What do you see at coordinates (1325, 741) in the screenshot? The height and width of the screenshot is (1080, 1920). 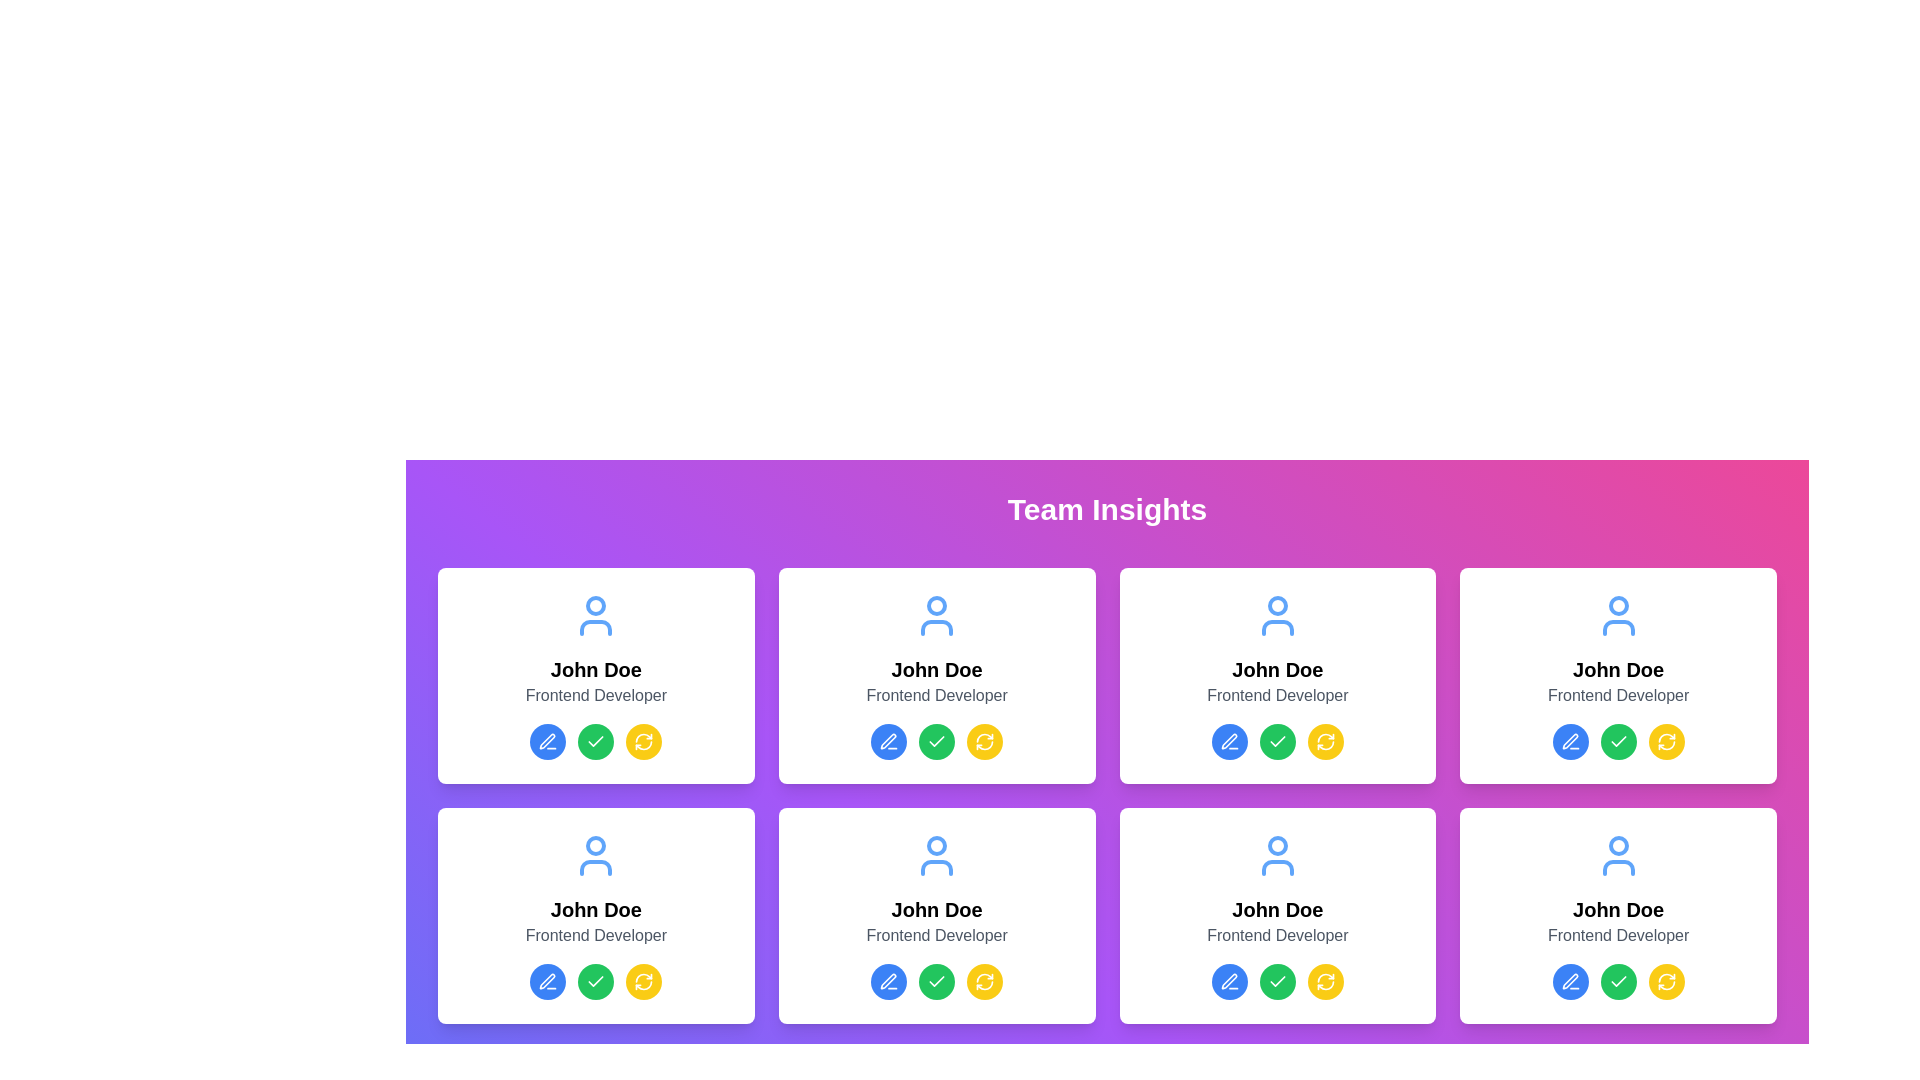 I see `the circular yellow refresh button located at the bottom-right corner of the user profile card for 'John Doe', which is adjacent to a blue pencil icon and a green checkmark icon` at bounding box center [1325, 741].